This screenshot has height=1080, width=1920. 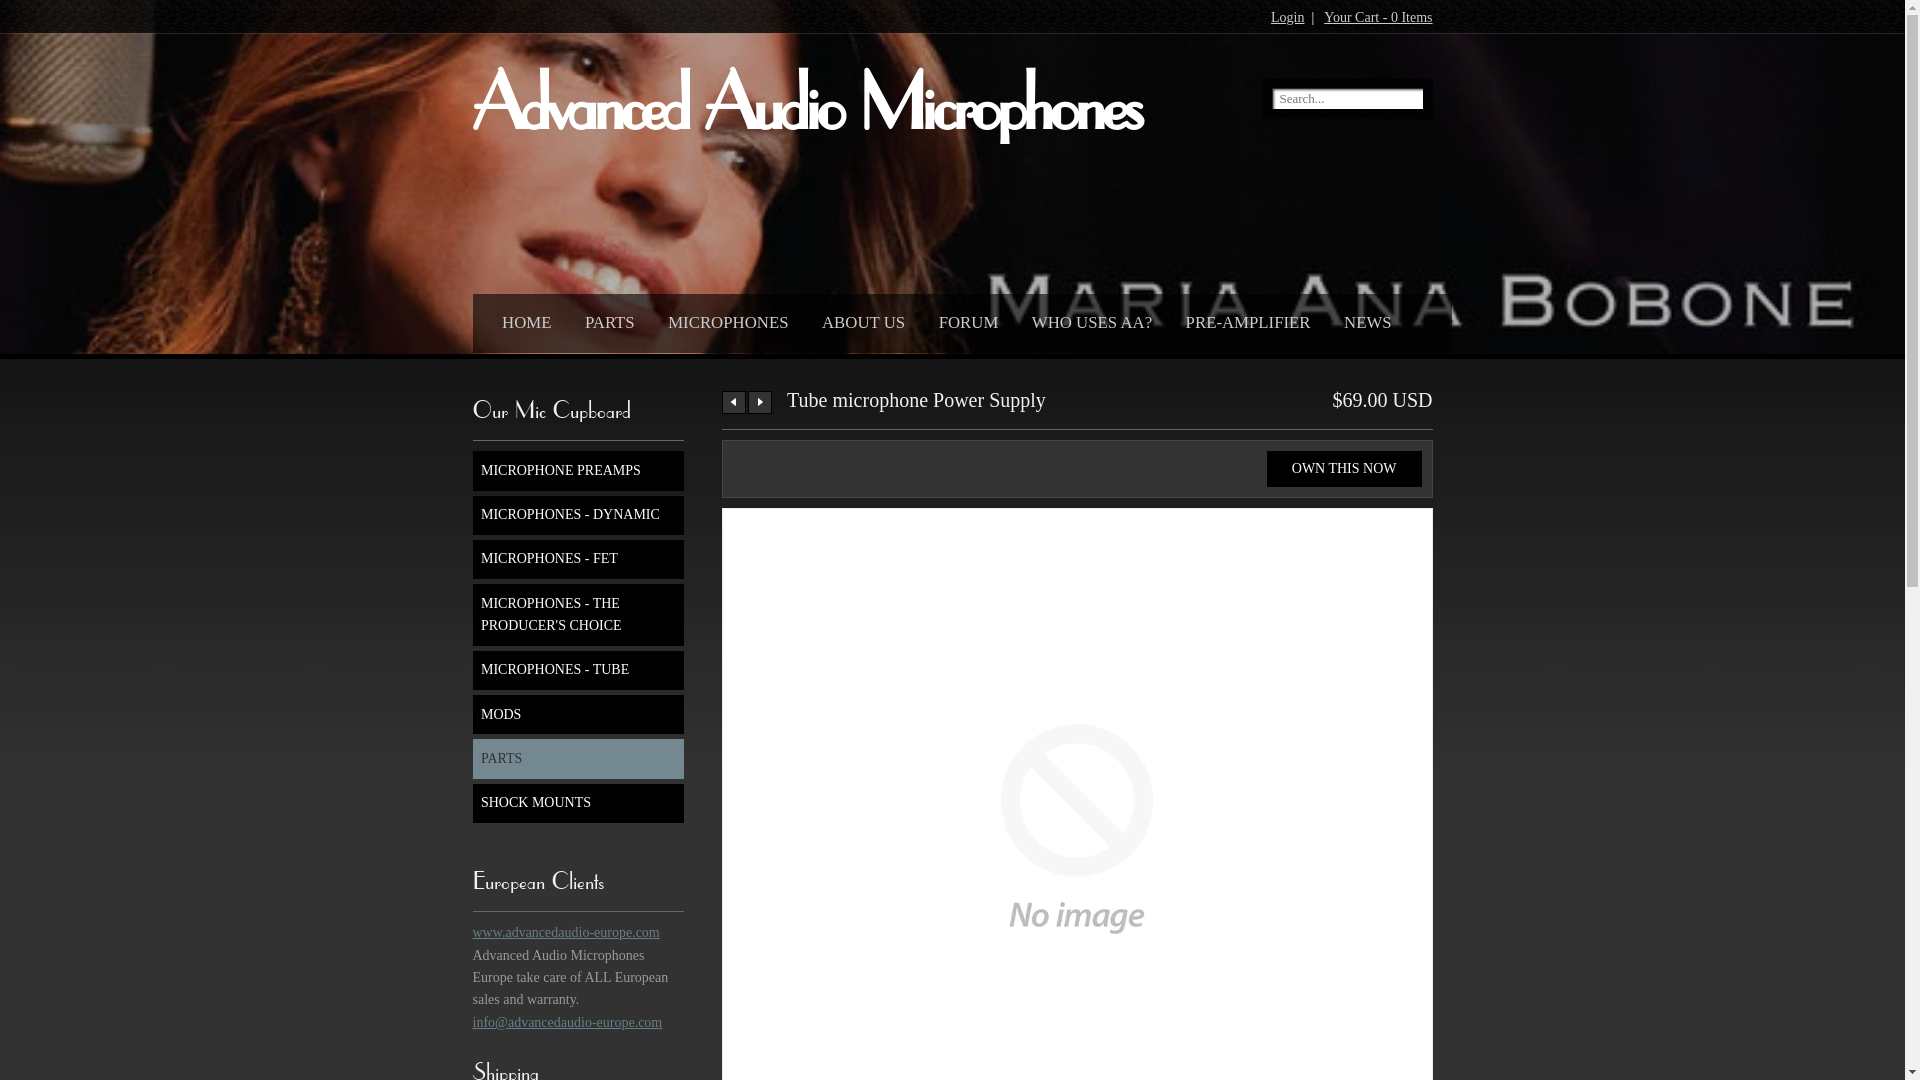 I want to click on 'www.advancedaudio-europe.com', so click(x=564, y=932).